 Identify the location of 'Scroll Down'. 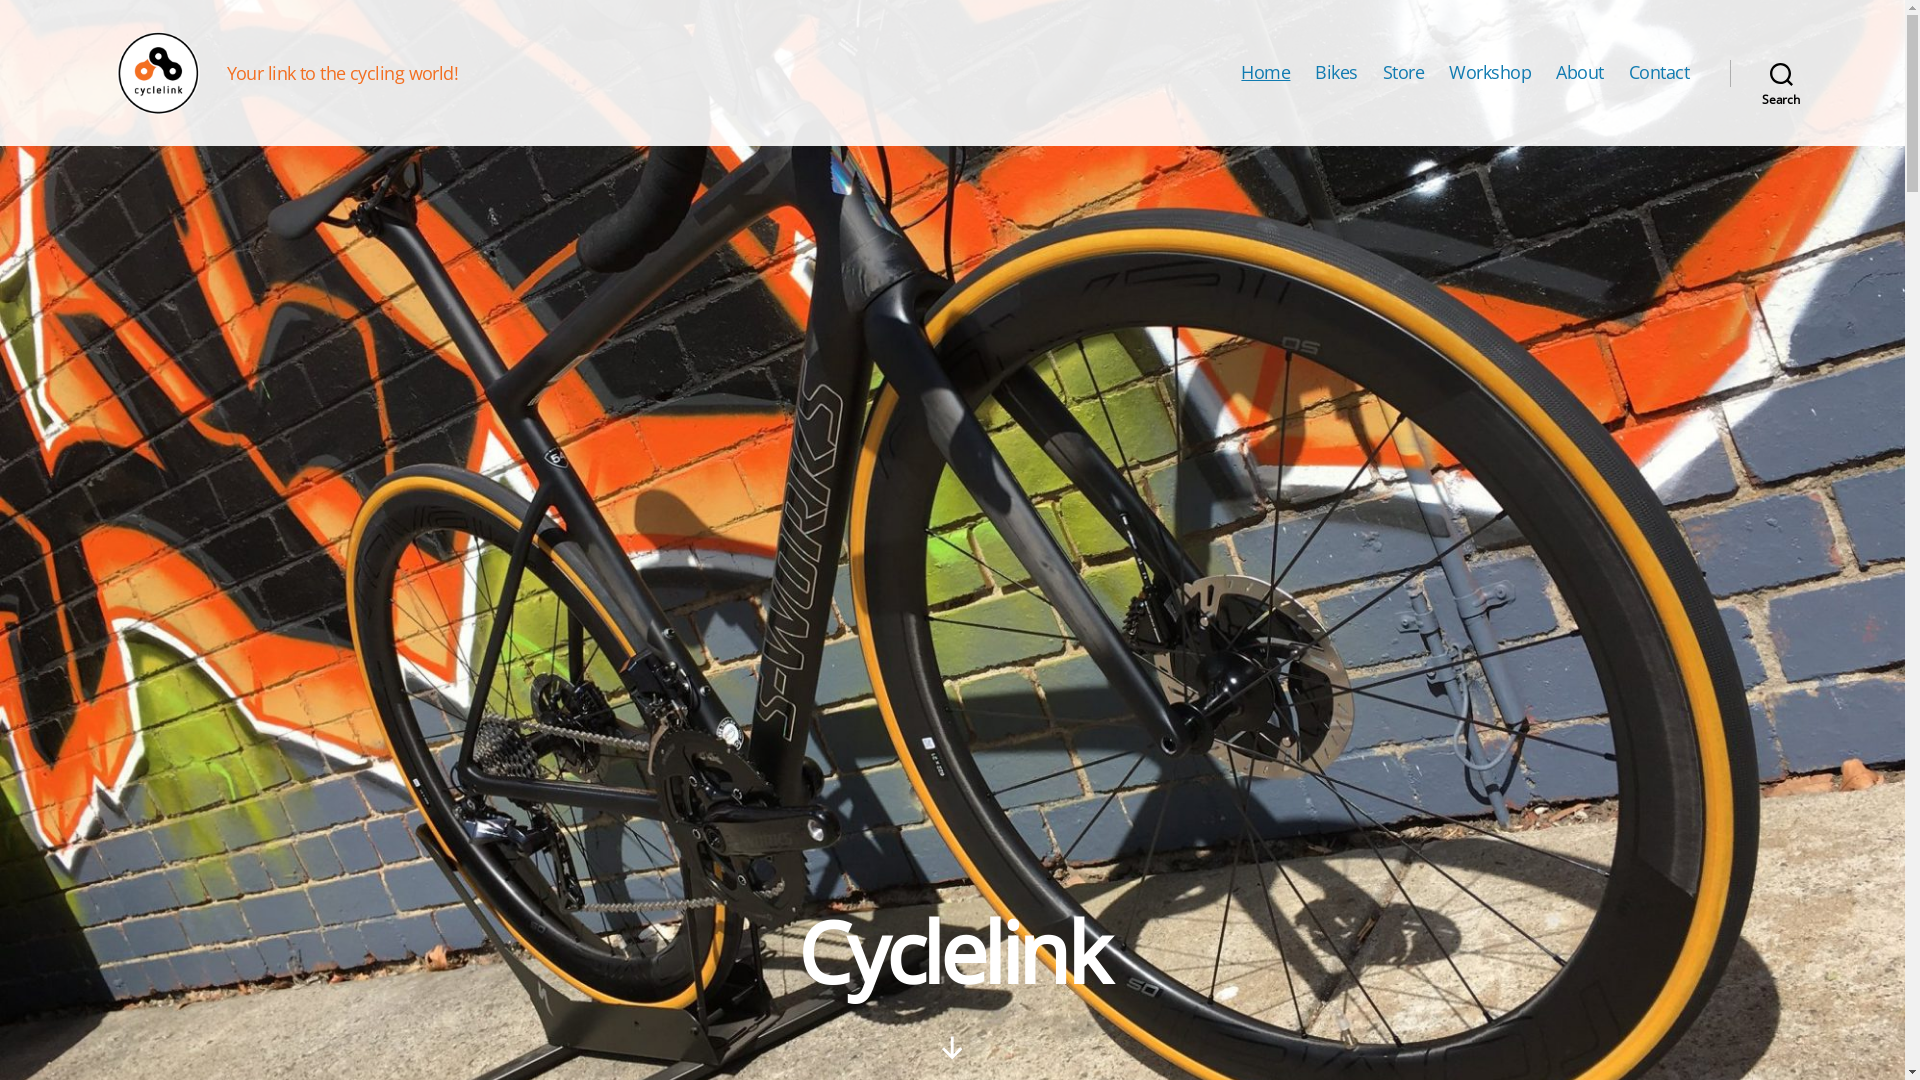
(951, 1047).